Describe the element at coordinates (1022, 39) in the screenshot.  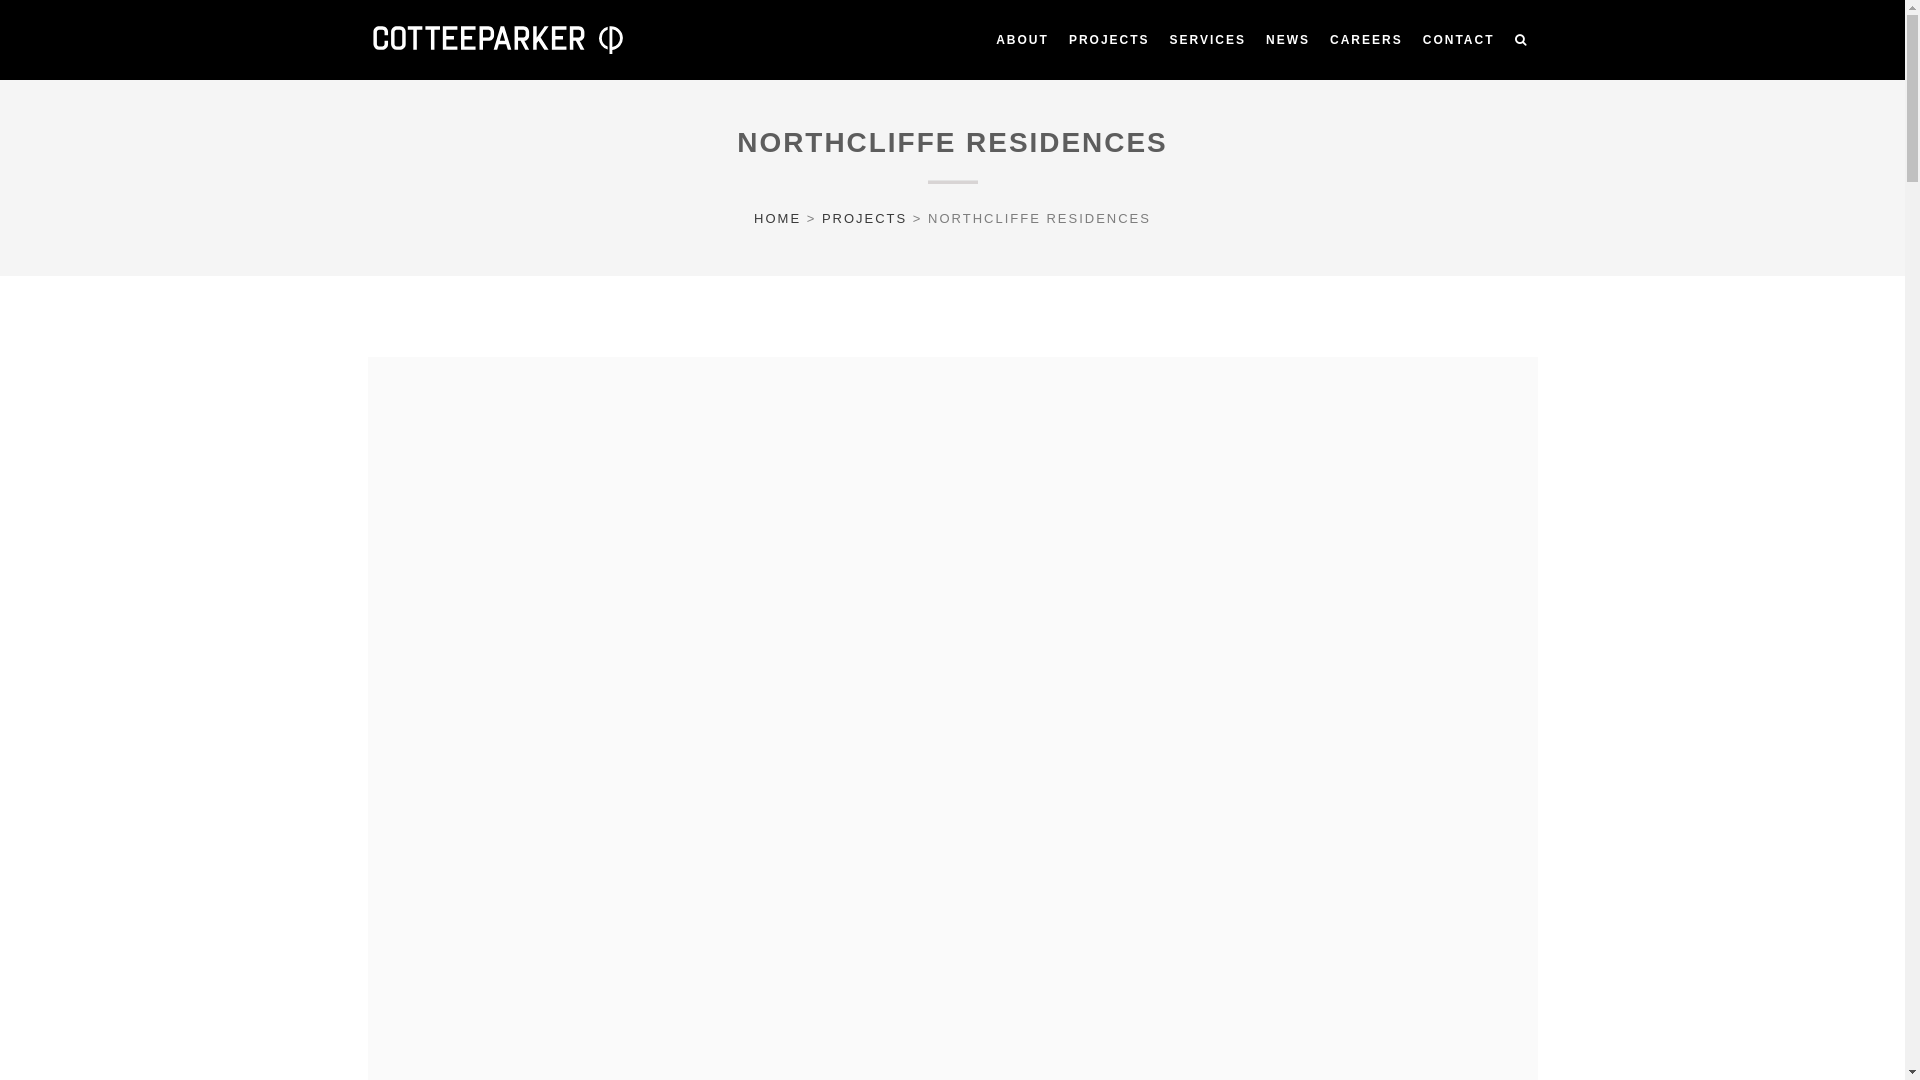
I see `'ABOUT'` at that location.